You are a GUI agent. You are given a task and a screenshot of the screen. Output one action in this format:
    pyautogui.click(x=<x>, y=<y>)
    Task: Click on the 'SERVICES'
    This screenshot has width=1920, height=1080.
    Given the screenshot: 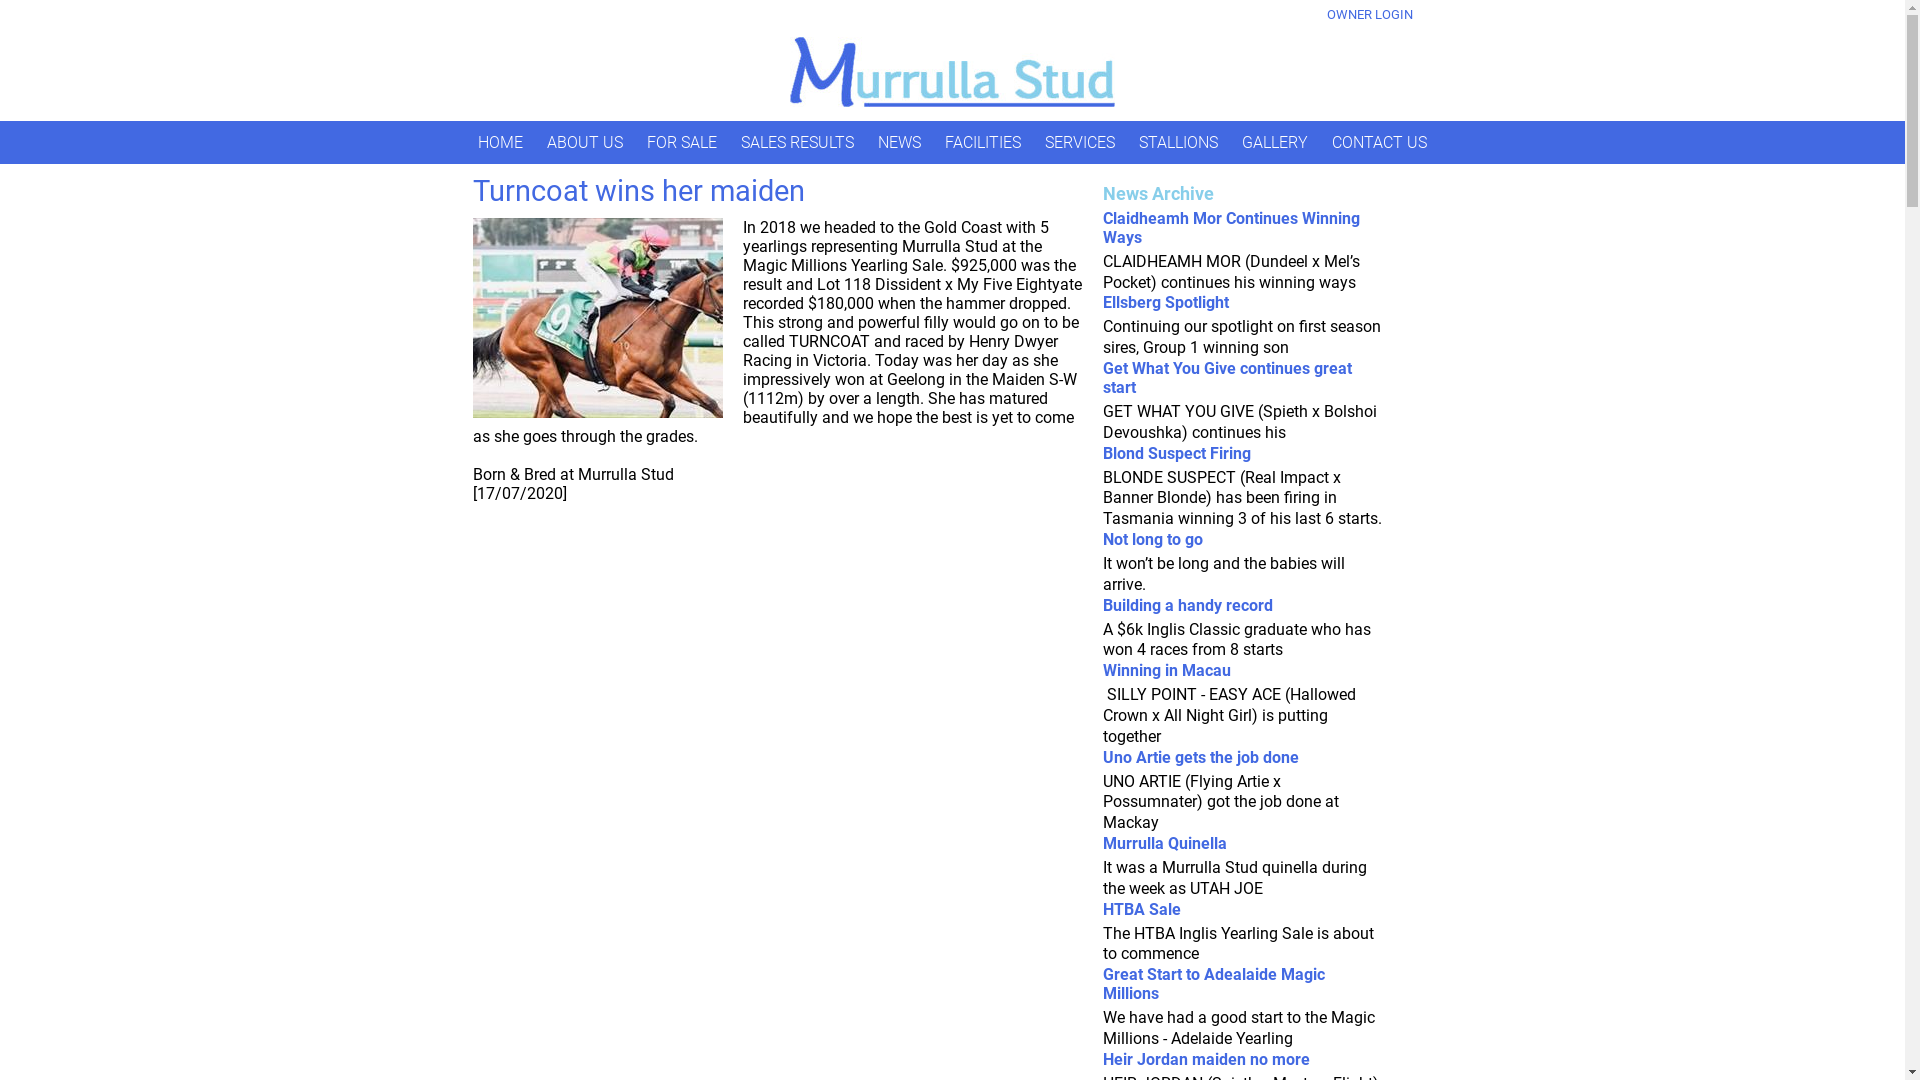 What is the action you would take?
    pyautogui.click(x=1083, y=141)
    